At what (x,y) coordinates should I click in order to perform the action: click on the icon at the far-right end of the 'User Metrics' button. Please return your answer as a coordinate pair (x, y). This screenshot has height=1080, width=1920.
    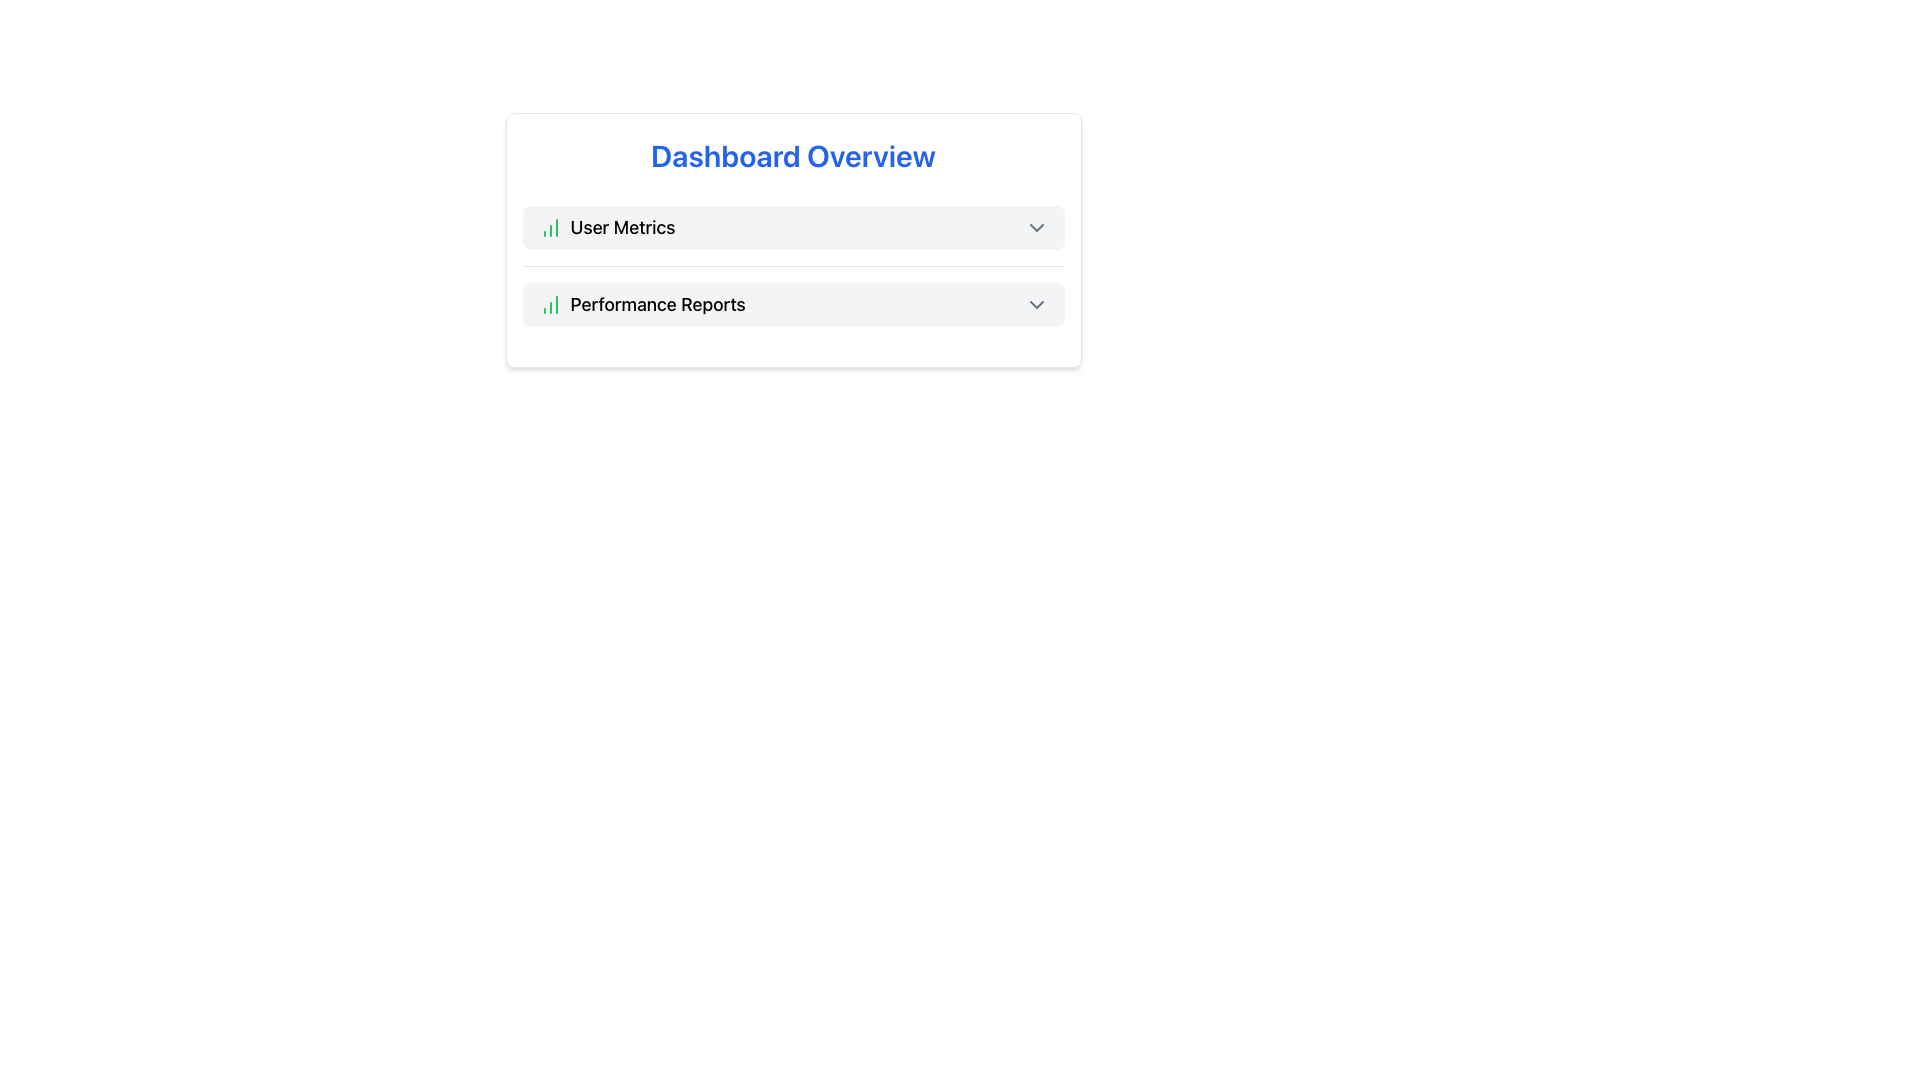
    Looking at the image, I should click on (1036, 226).